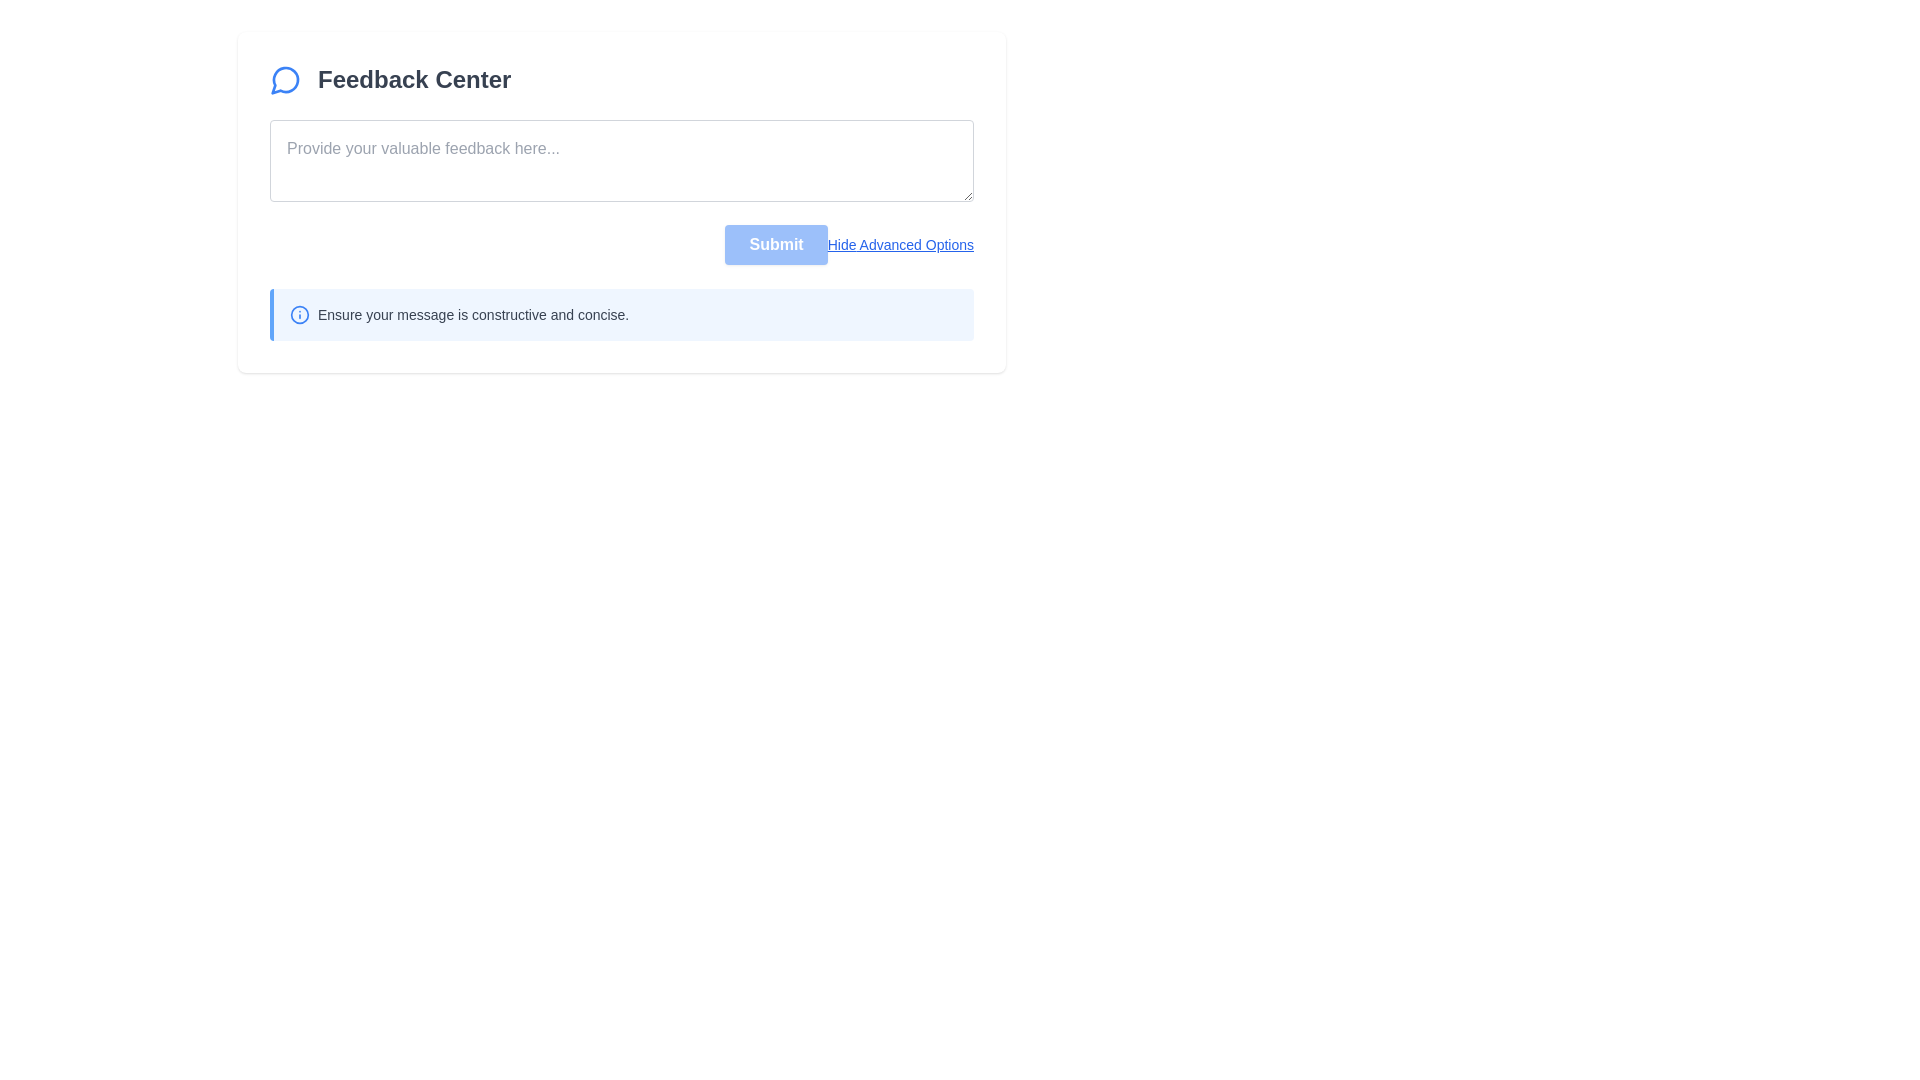 This screenshot has height=1080, width=1920. Describe the element at coordinates (623, 315) in the screenshot. I see `the informational text with icon located near the bottom of the feedback section, providing guidance about the feedback message` at that location.